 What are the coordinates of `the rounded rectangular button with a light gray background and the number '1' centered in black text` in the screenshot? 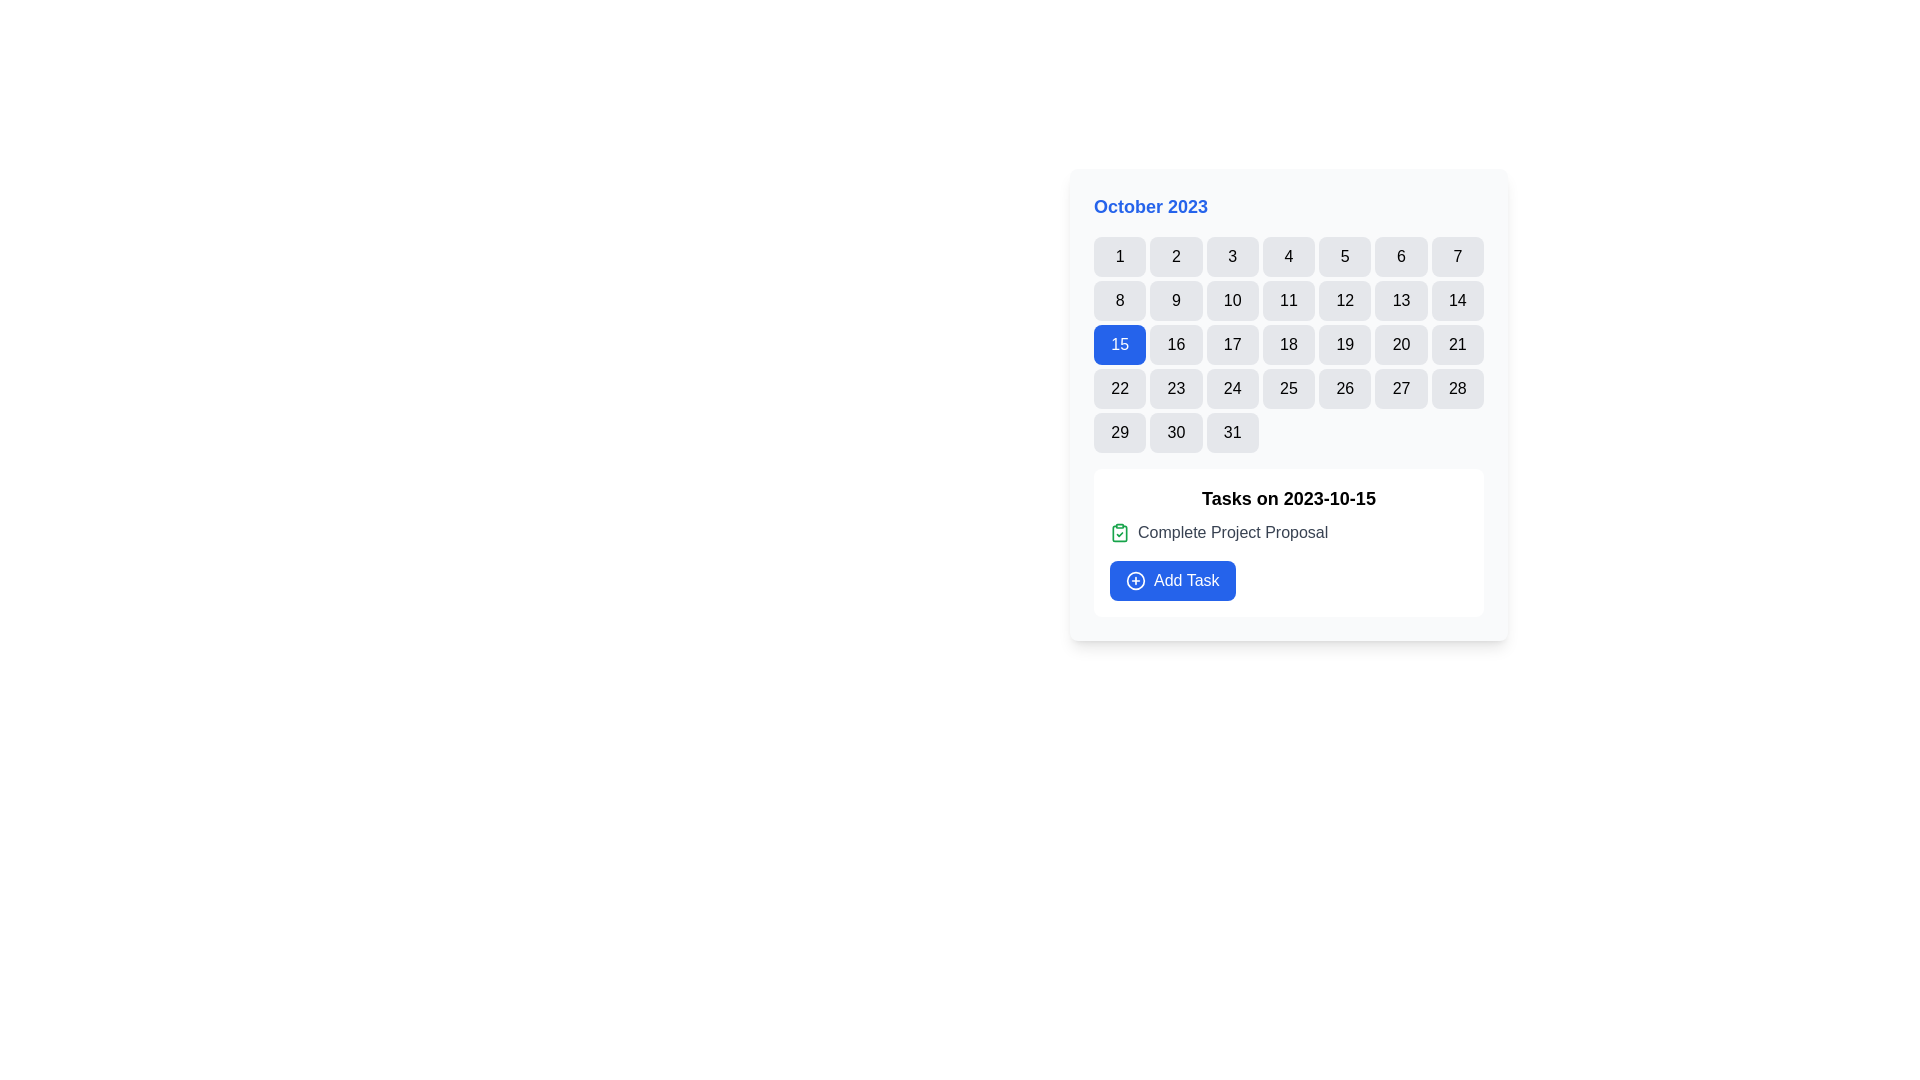 It's located at (1120, 256).